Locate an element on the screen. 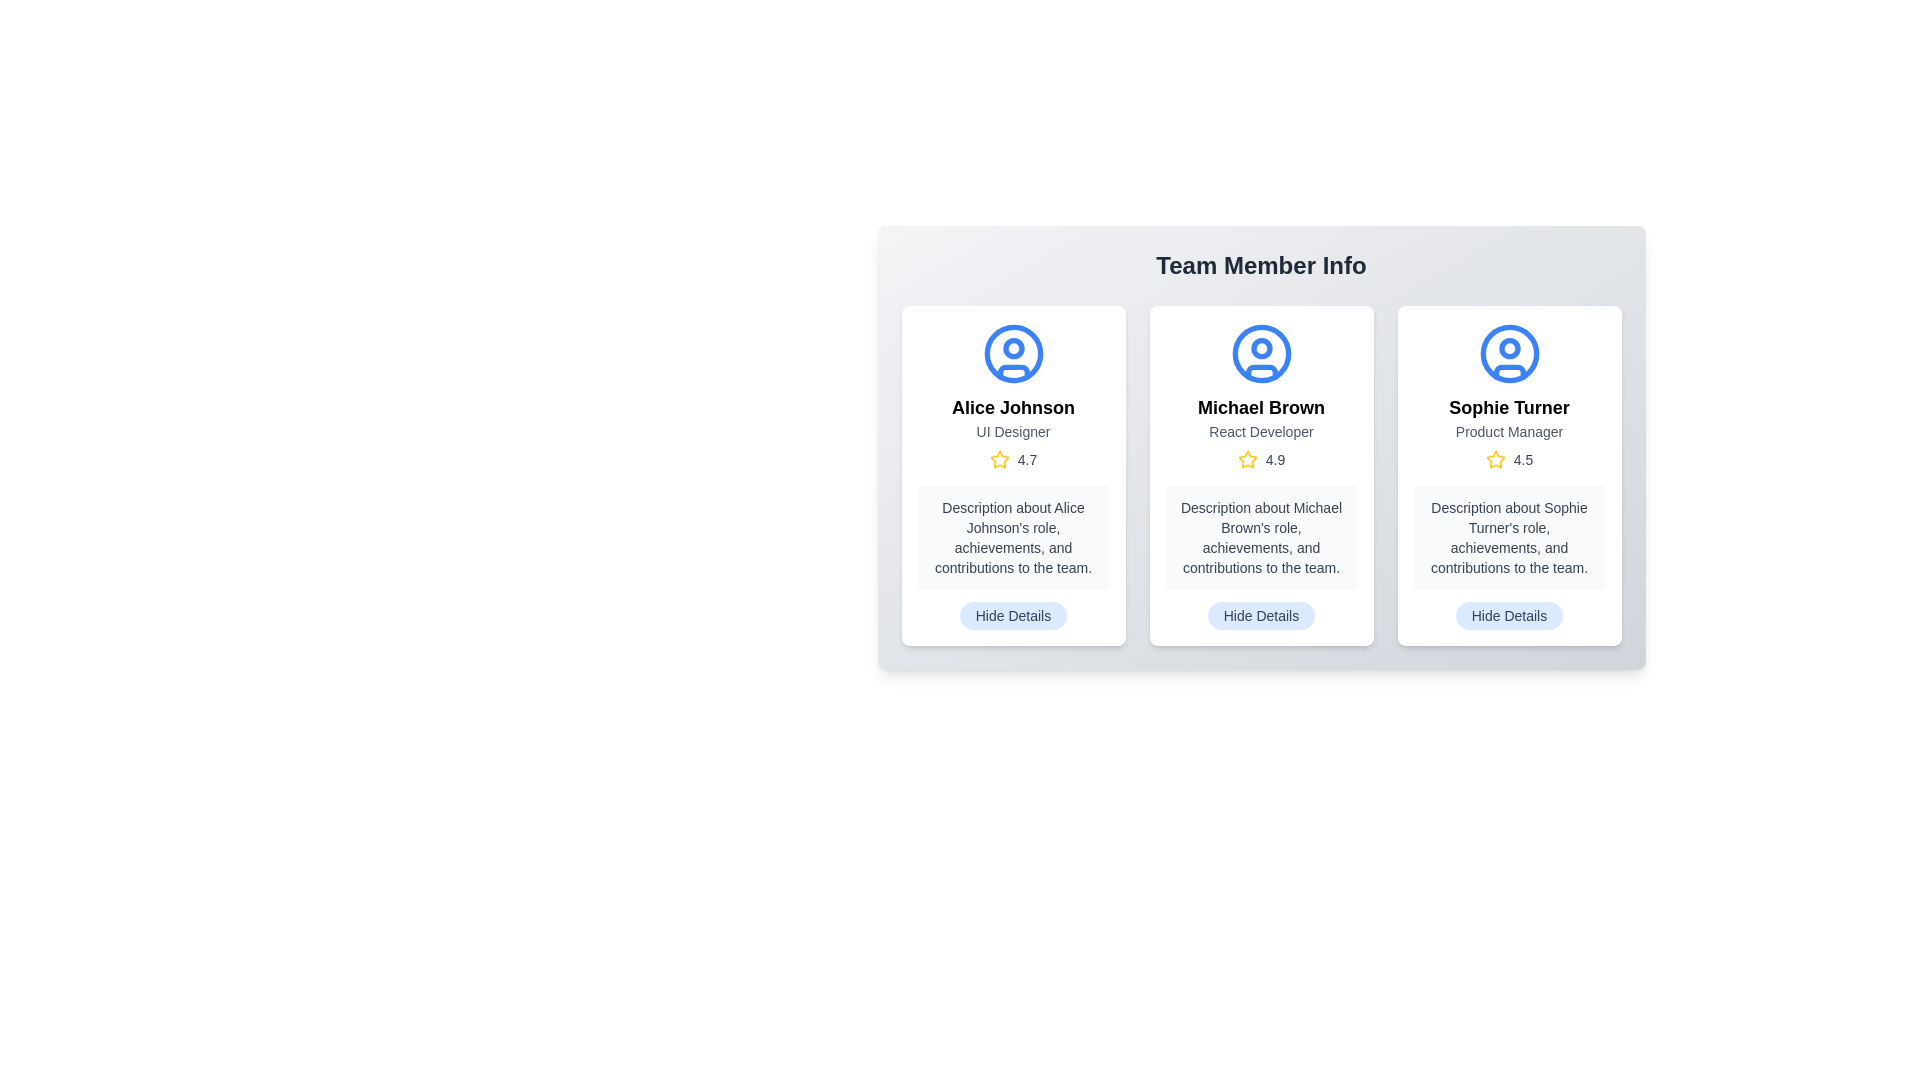 The image size is (1920, 1080). rating score '4.7' displayed alongside the star icon in the rating display for 'Alice Johnson', positioned below the designation 'UI Designer' is located at coordinates (1013, 459).